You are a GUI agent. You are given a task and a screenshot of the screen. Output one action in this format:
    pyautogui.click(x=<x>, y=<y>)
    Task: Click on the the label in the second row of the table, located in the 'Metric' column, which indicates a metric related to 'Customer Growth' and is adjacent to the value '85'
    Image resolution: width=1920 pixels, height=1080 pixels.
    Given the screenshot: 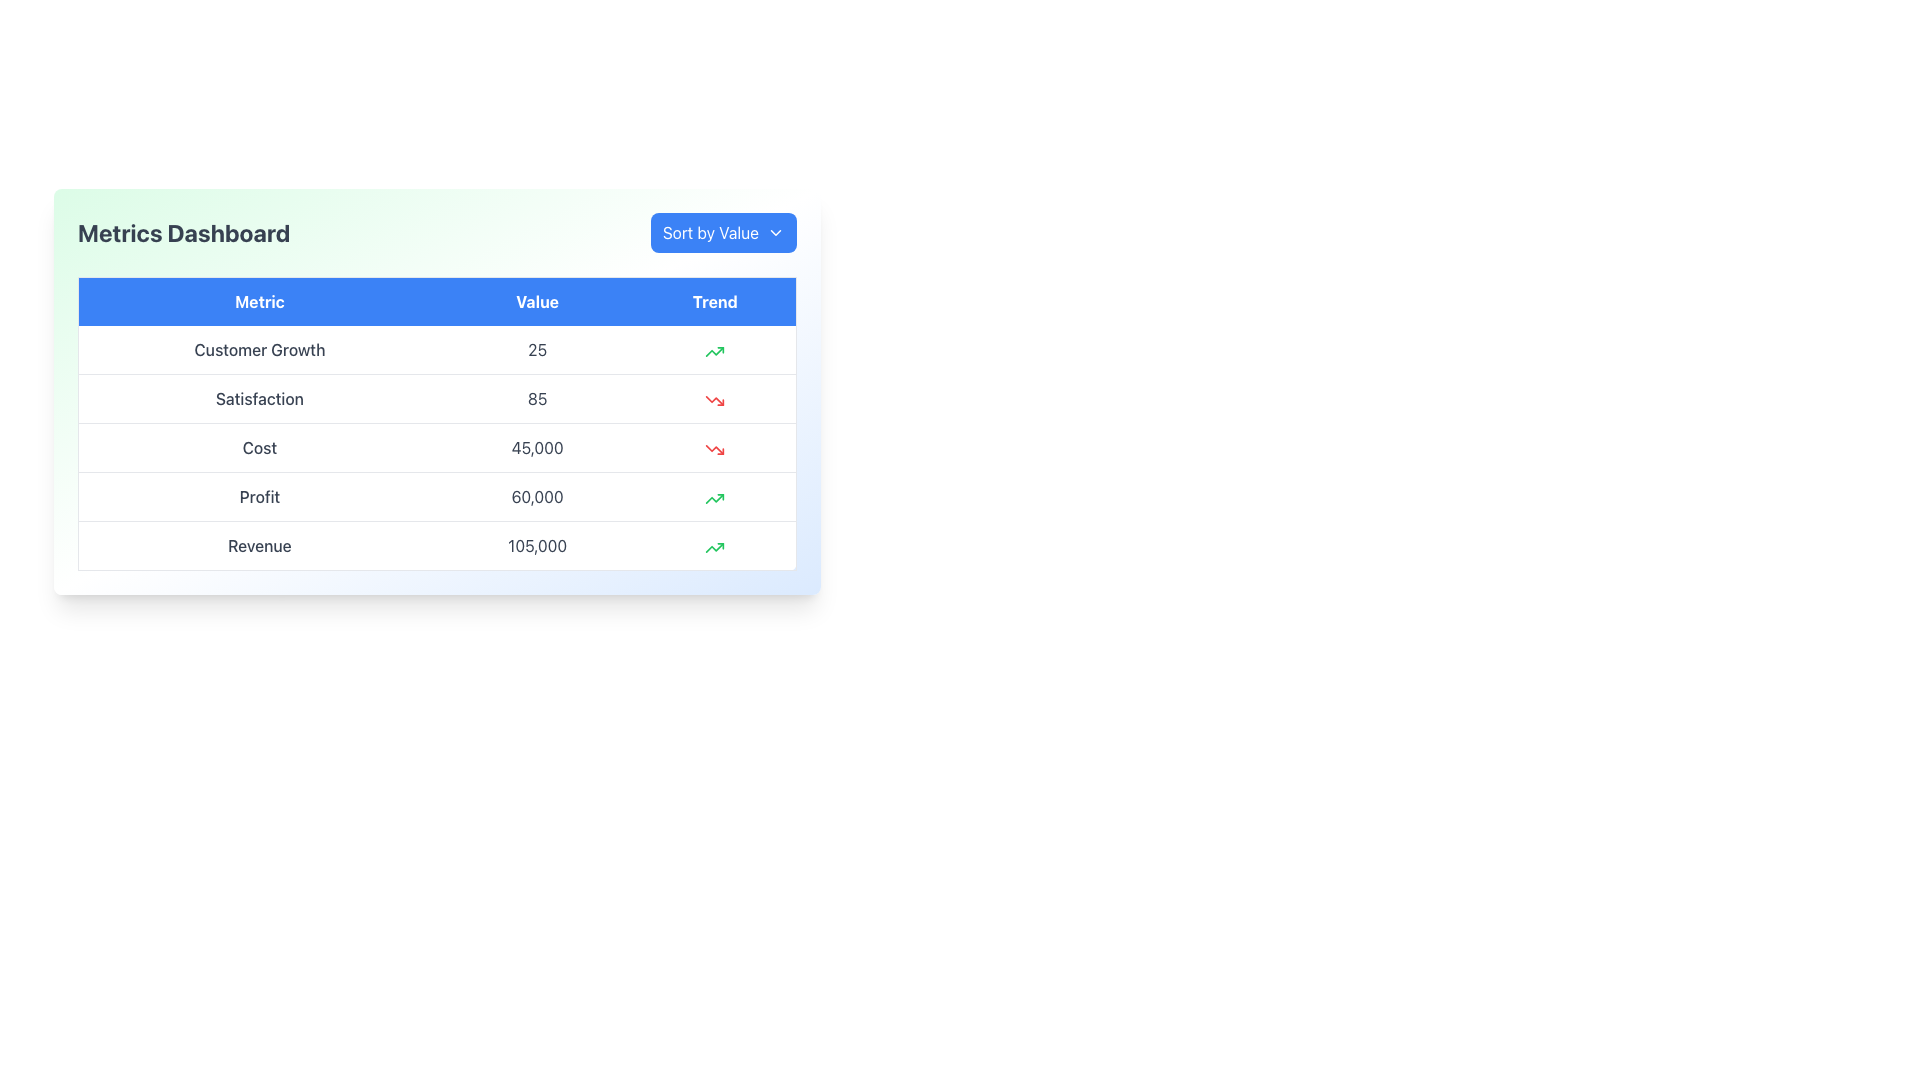 What is the action you would take?
    pyautogui.click(x=258, y=398)
    